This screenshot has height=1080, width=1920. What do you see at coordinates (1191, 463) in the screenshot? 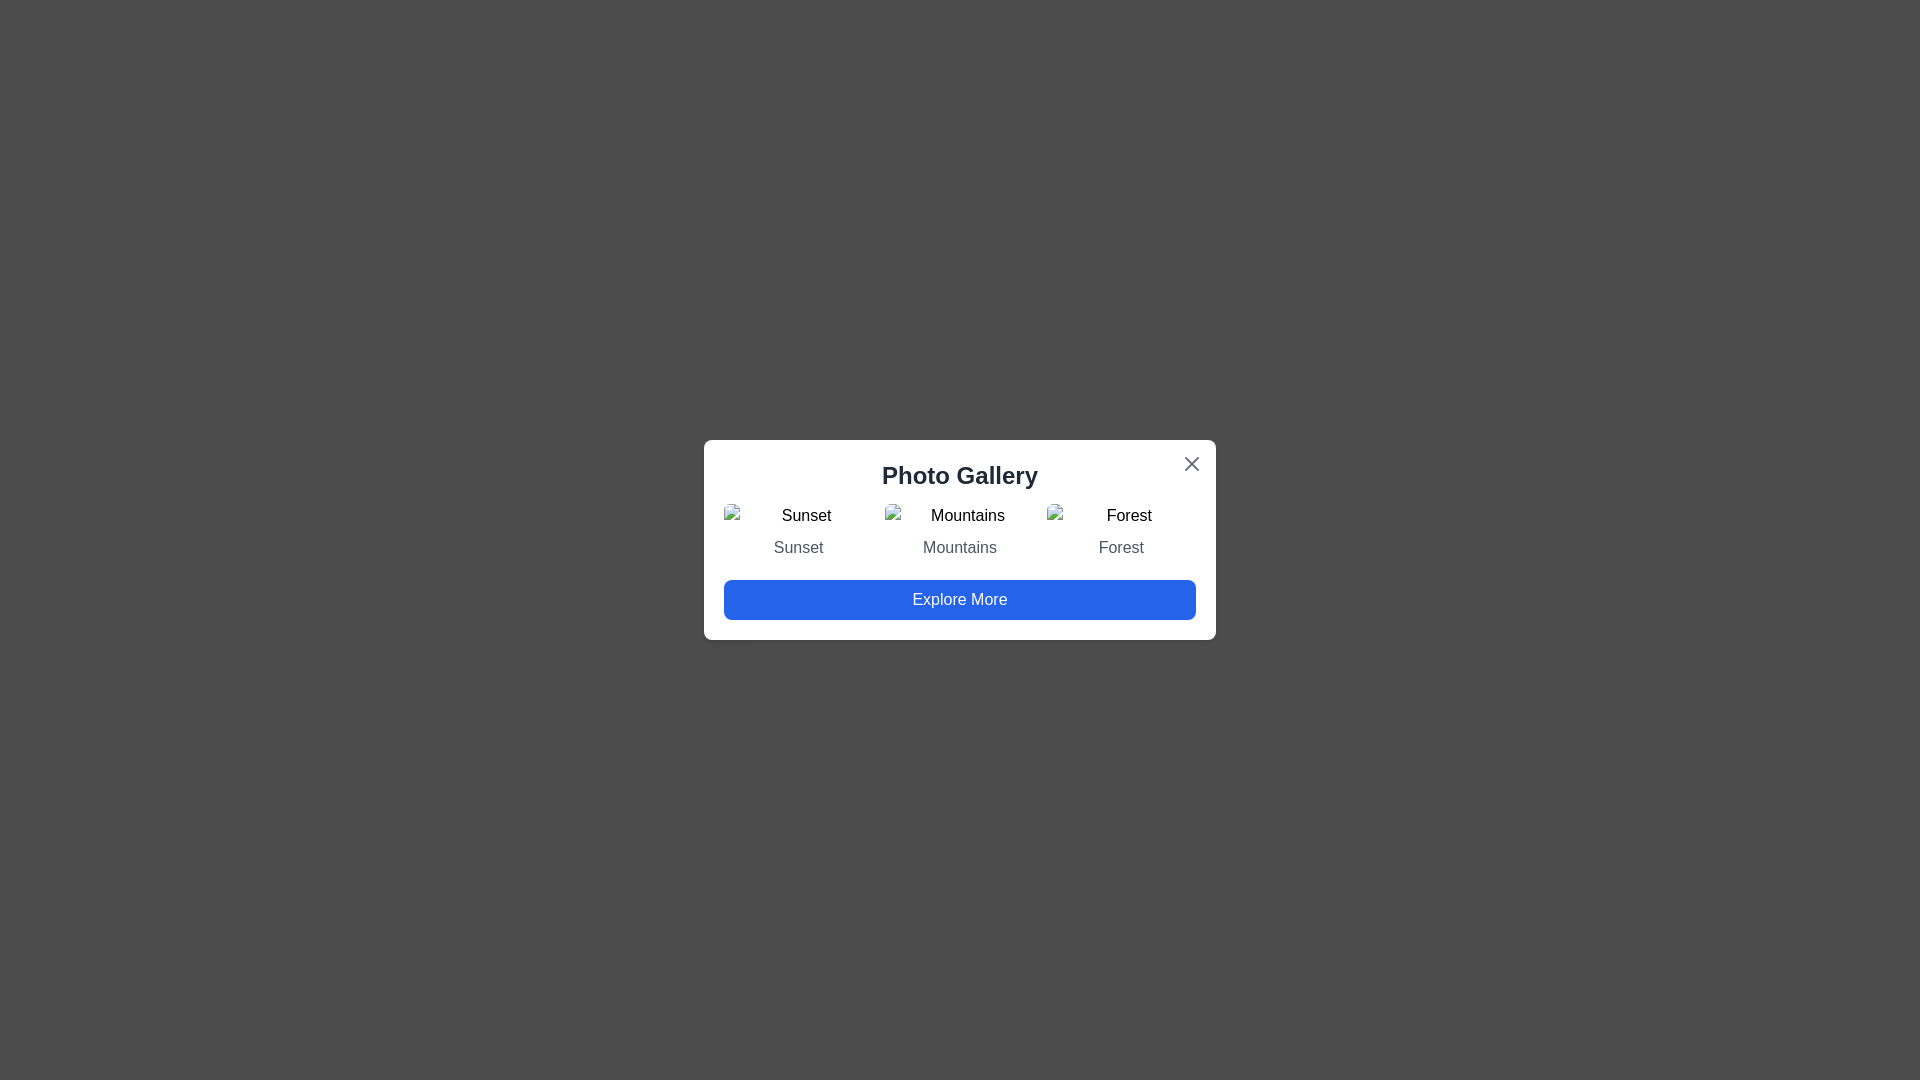
I see `the close button to close the gallery` at bounding box center [1191, 463].